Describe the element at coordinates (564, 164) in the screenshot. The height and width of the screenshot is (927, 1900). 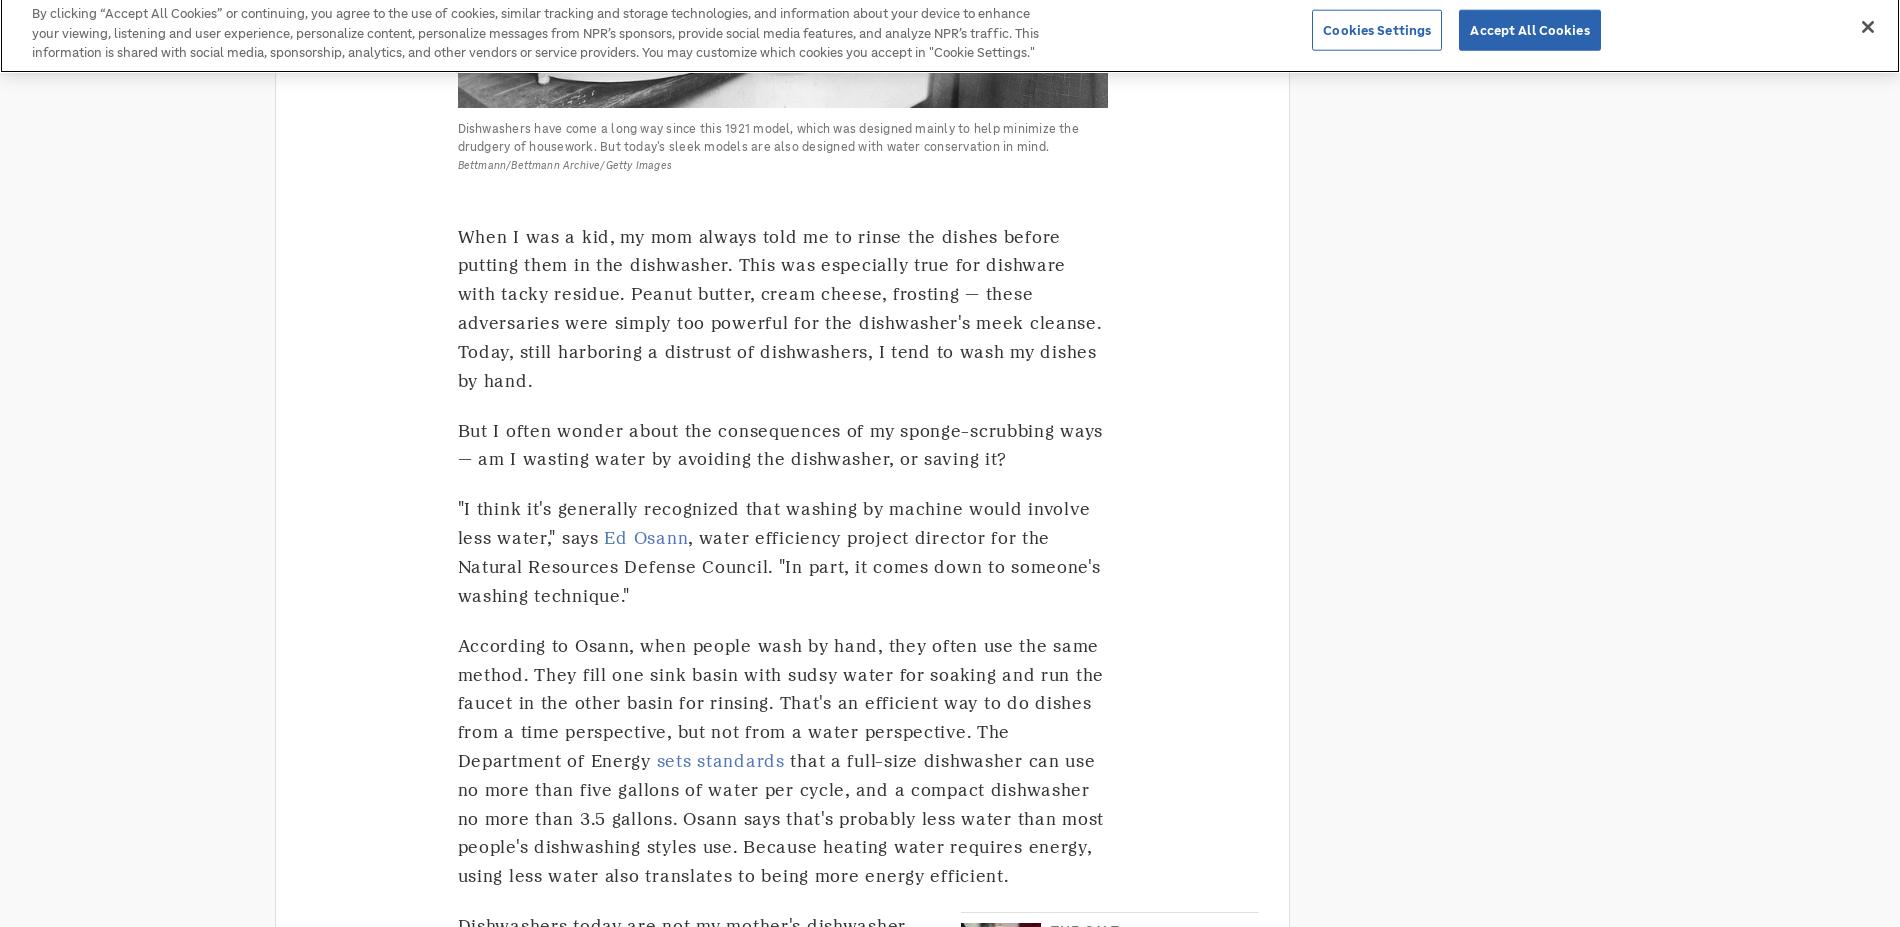
I see `'Bettmann/Bettmann Archive/Getty Images'` at that location.